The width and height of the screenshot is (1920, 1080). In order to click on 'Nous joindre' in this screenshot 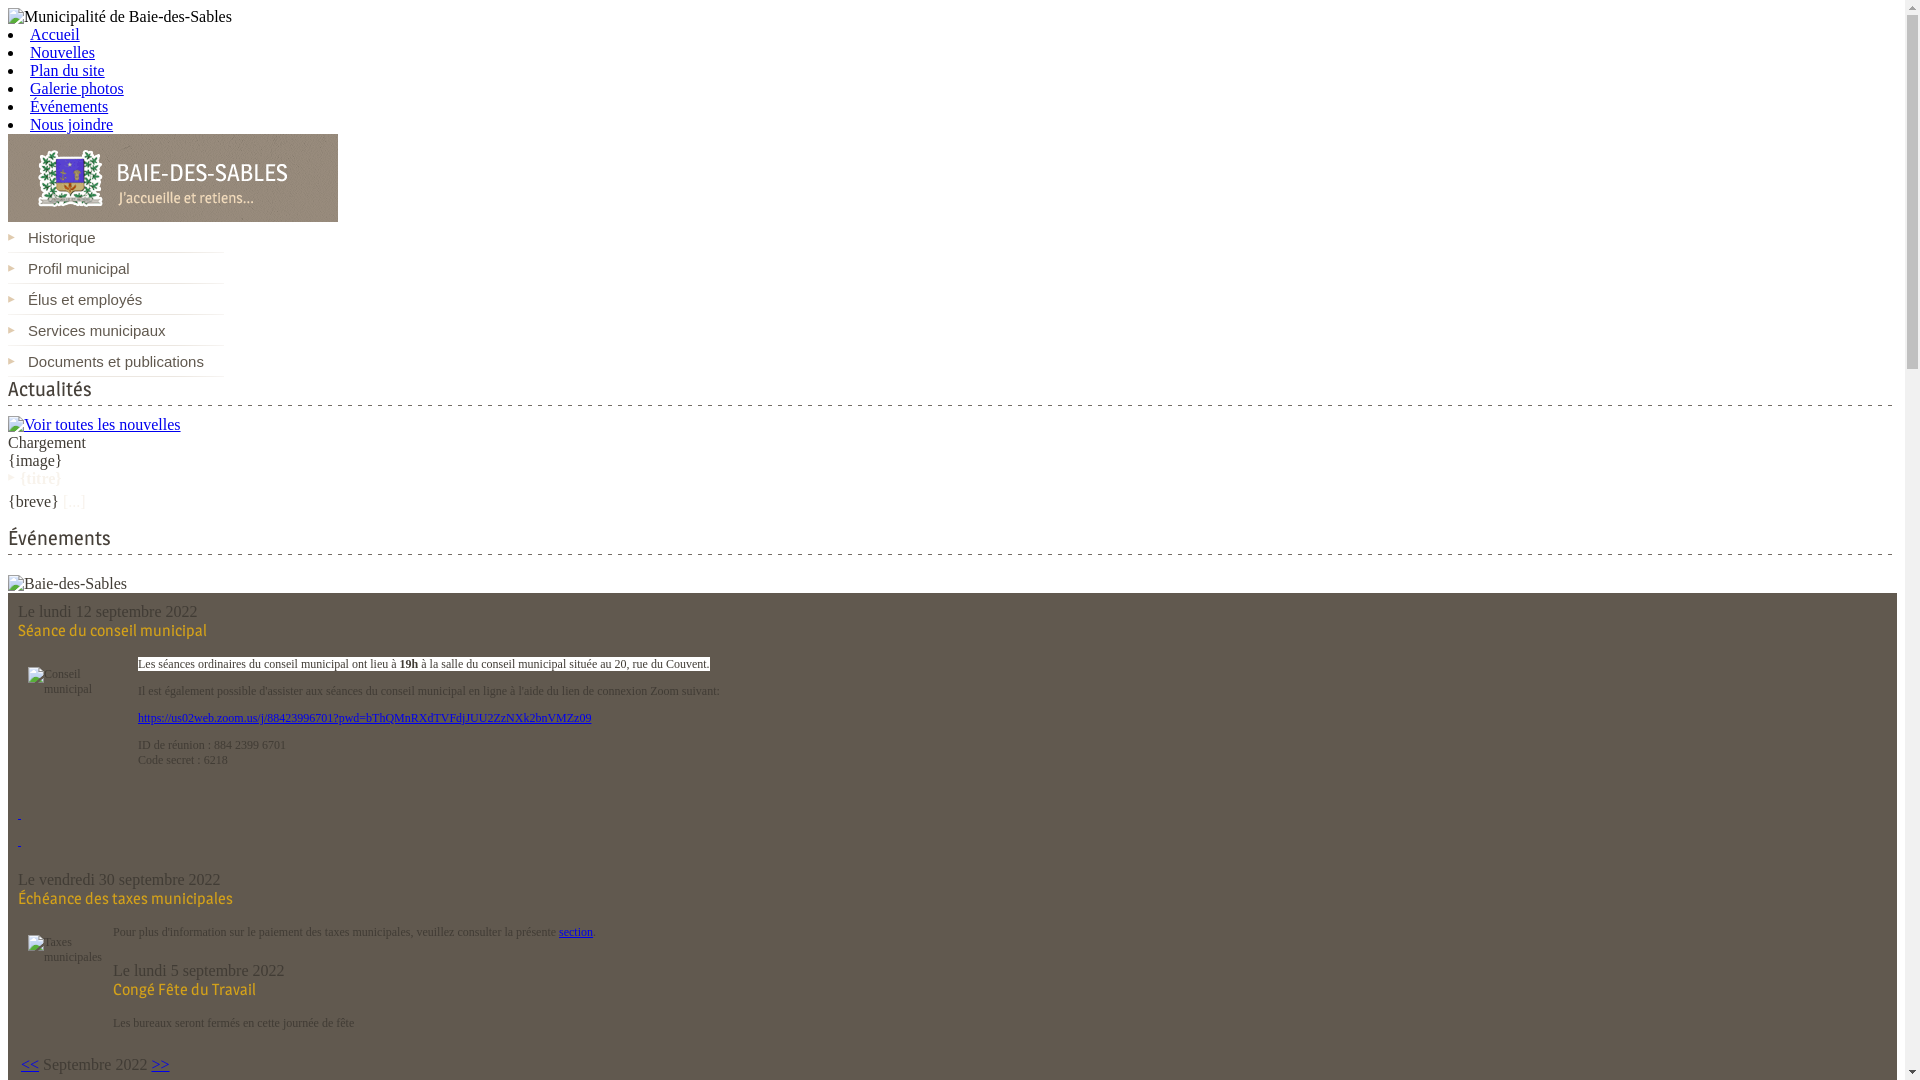, I will do `click(71, 124)`.